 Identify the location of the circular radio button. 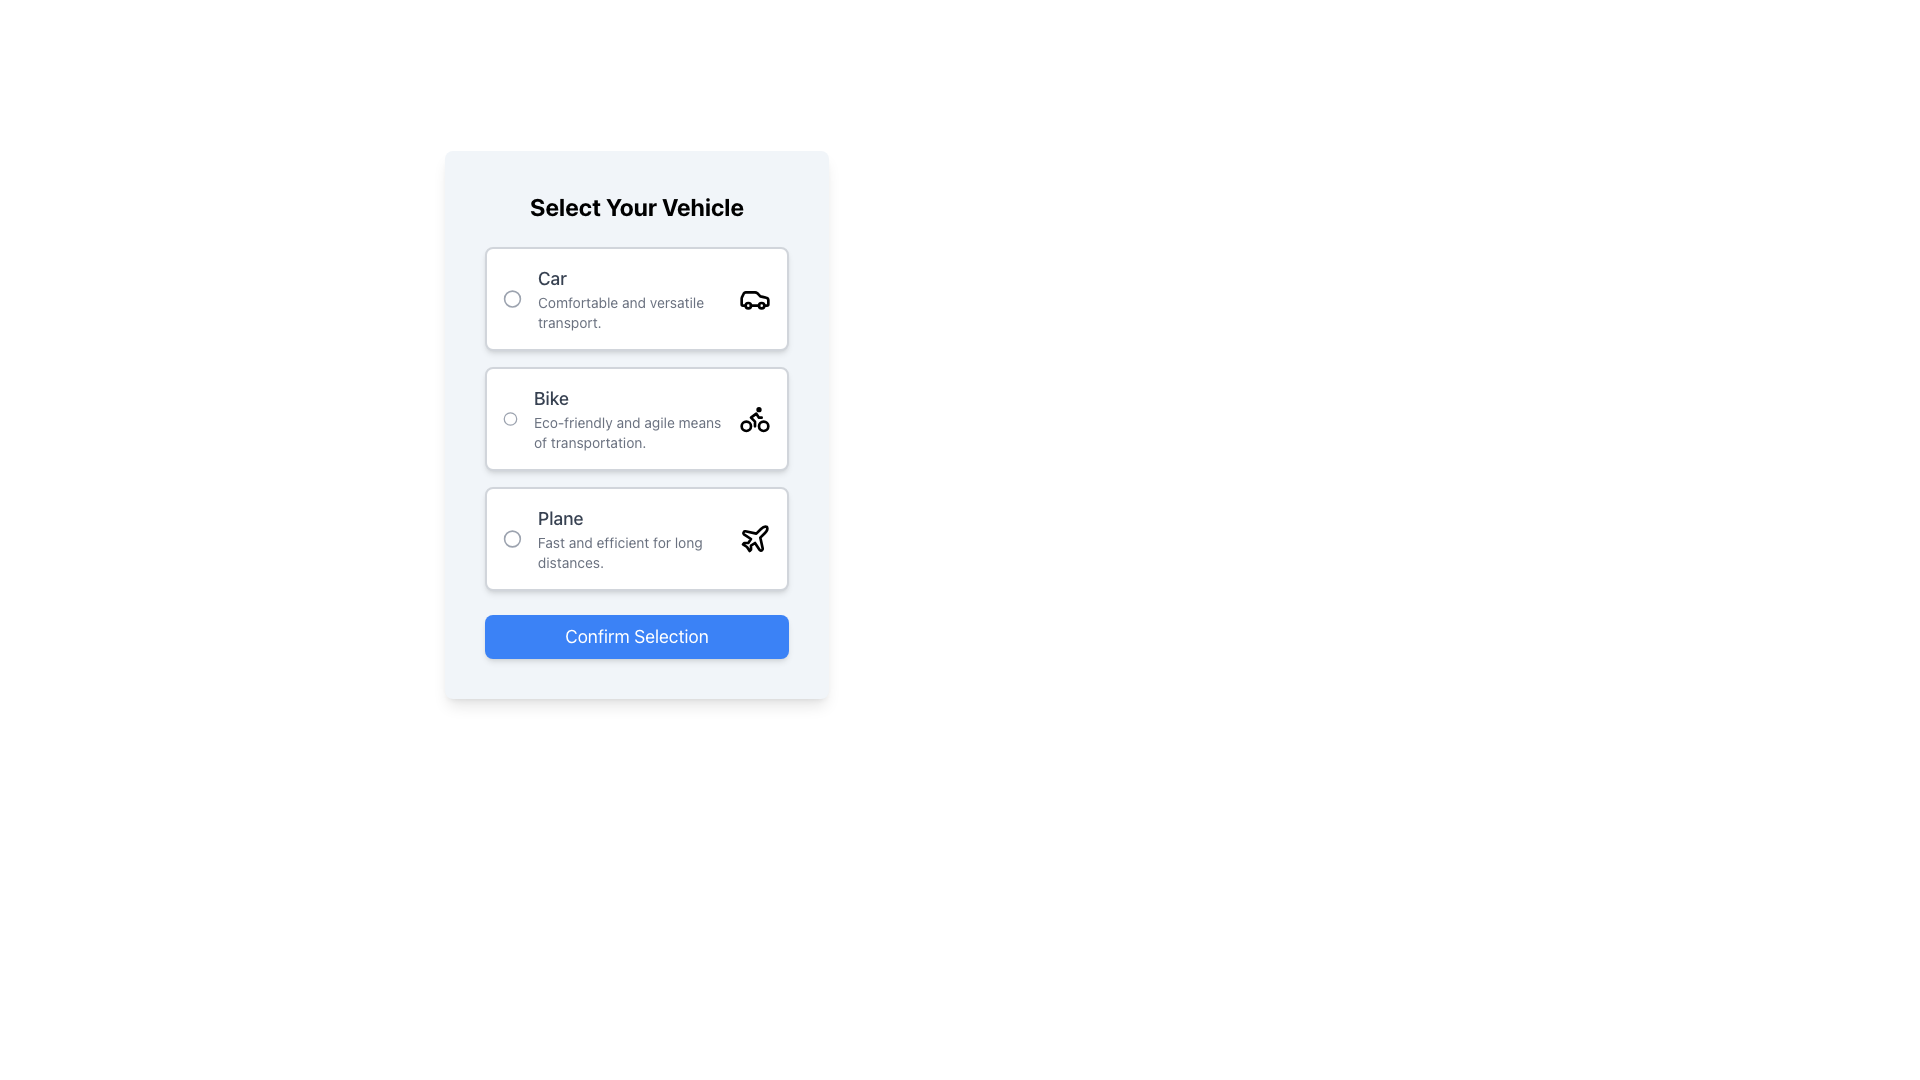
(629, 538).